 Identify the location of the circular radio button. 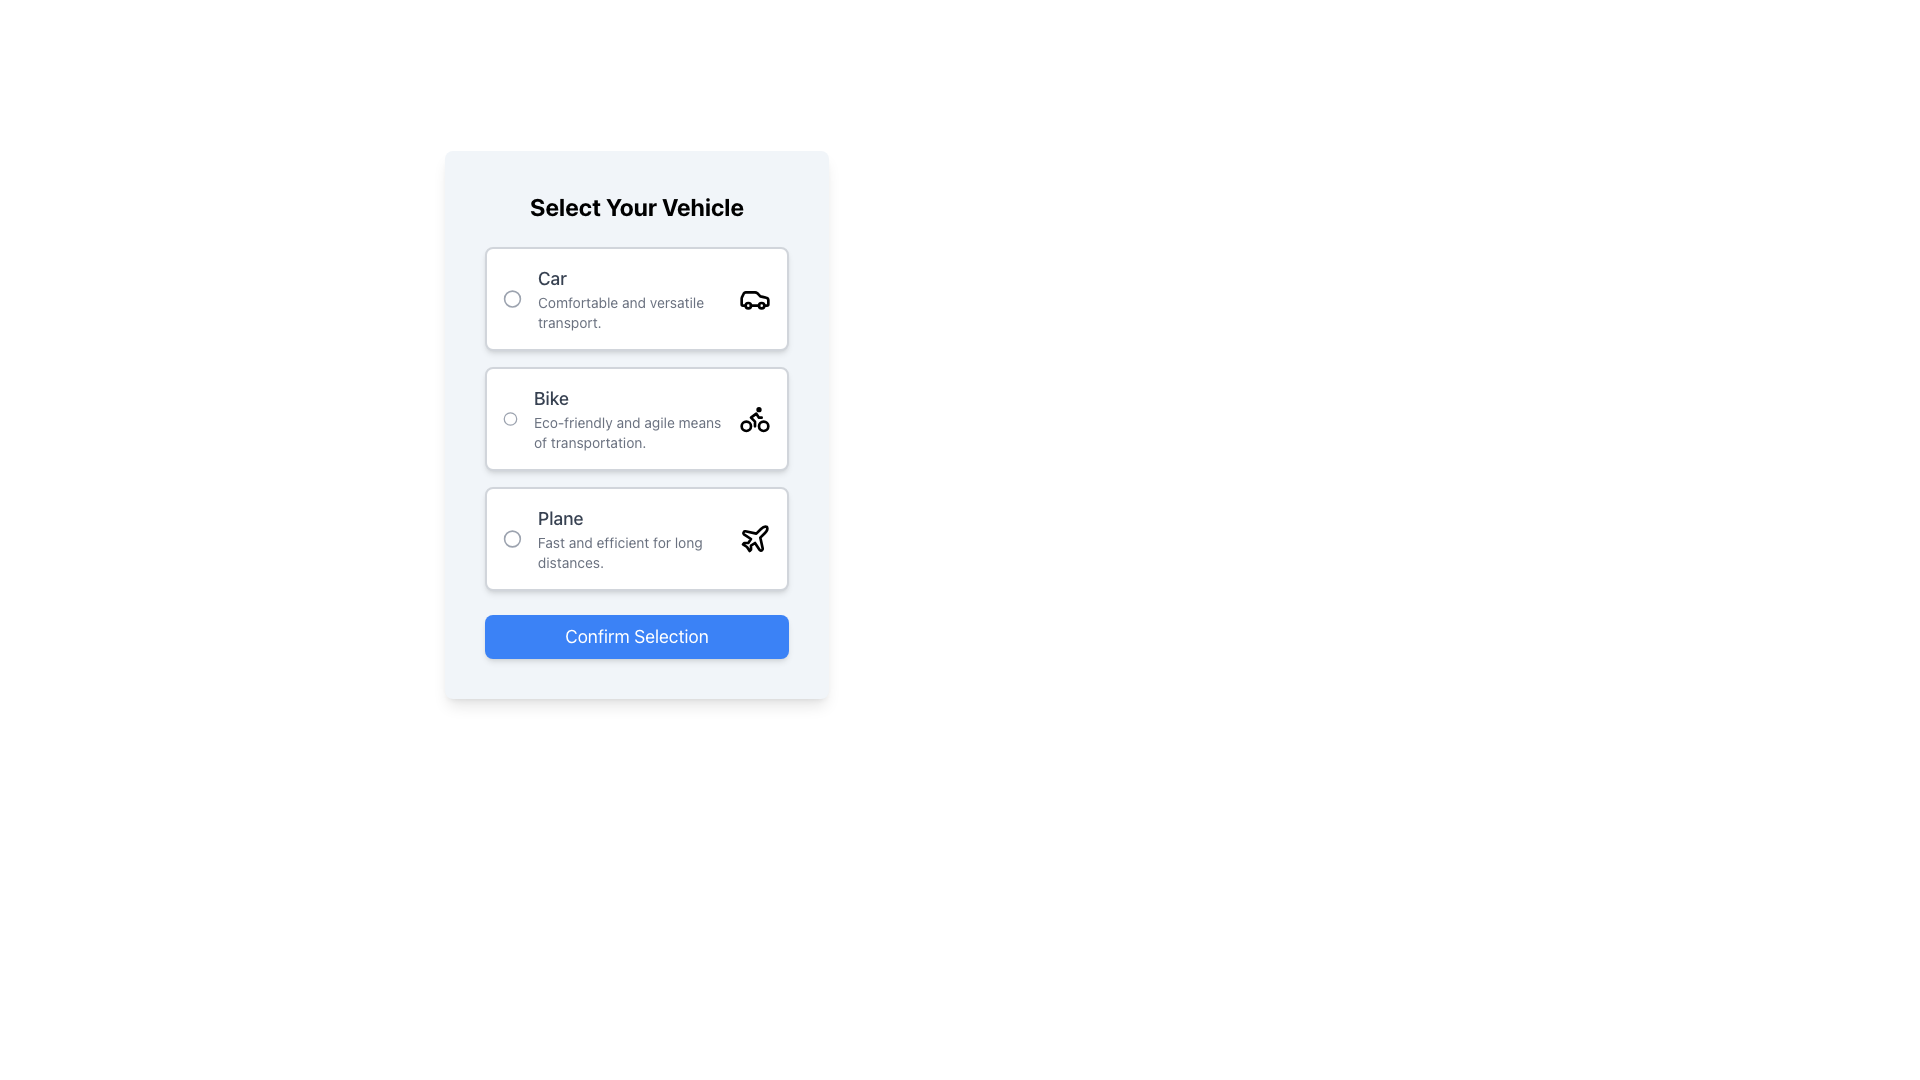
(629, 538).